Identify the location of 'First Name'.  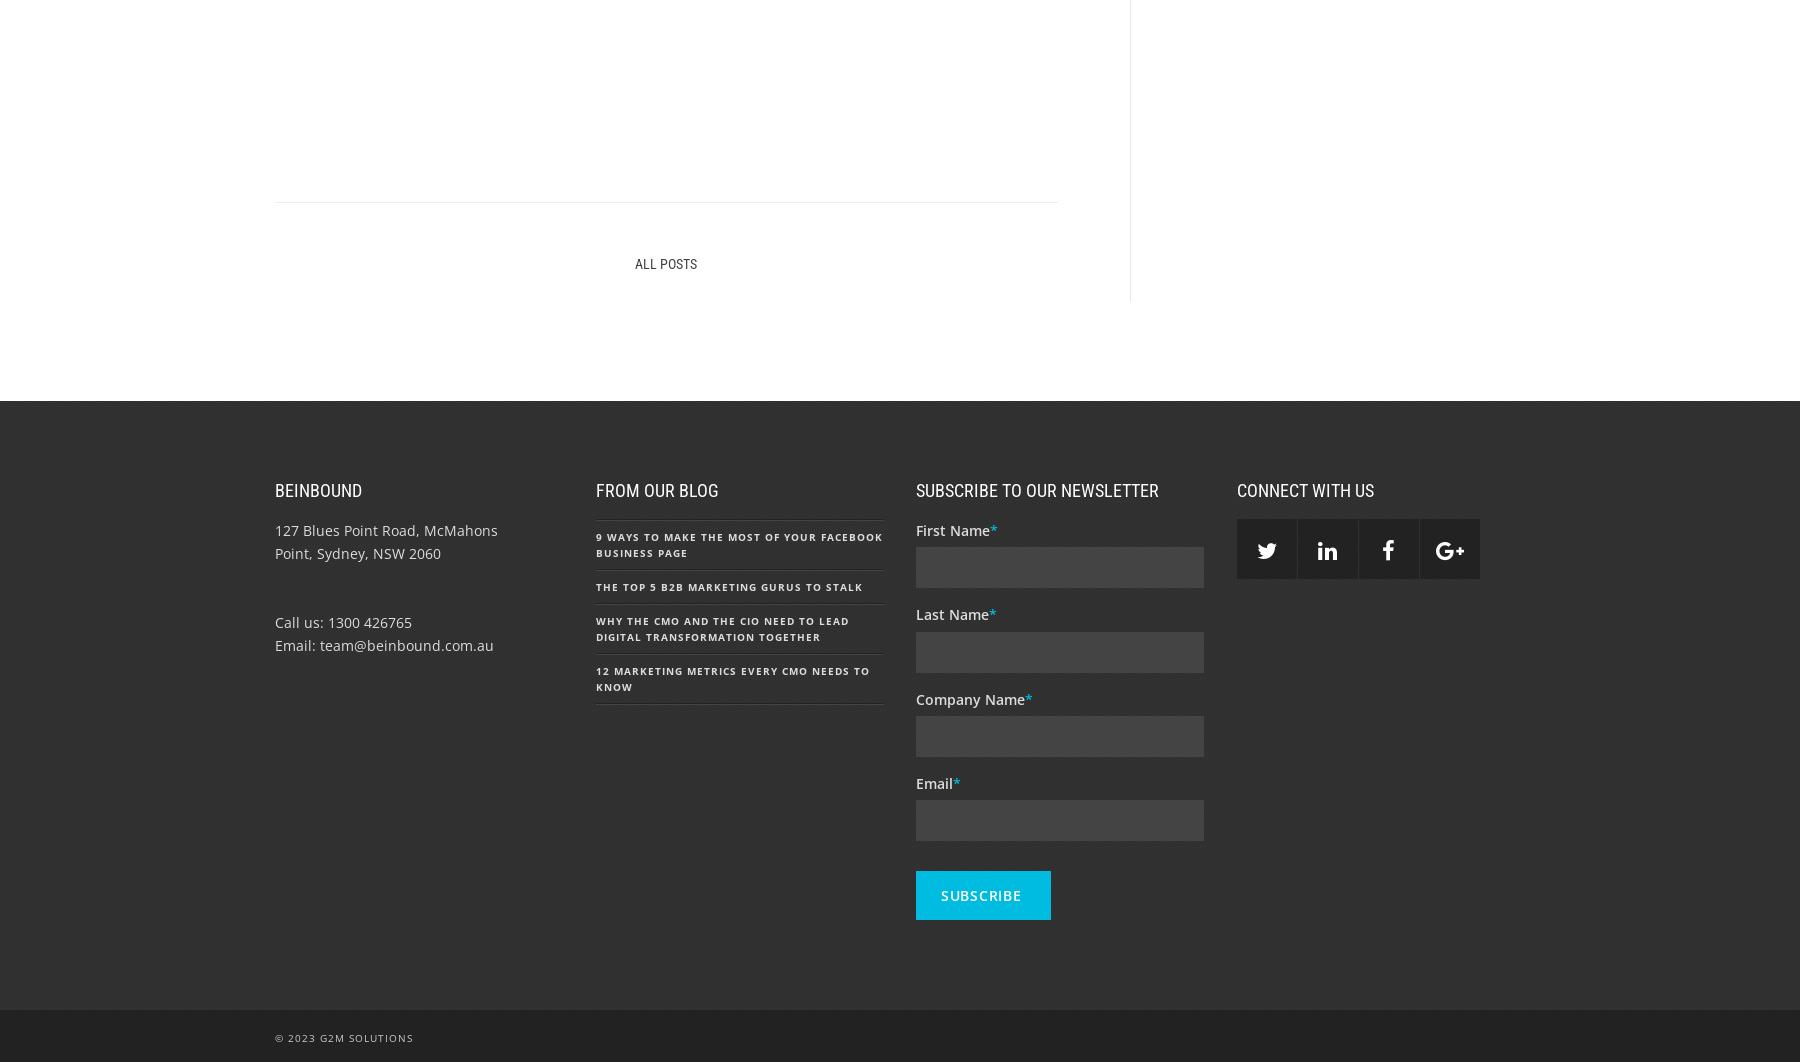
(951, 528).